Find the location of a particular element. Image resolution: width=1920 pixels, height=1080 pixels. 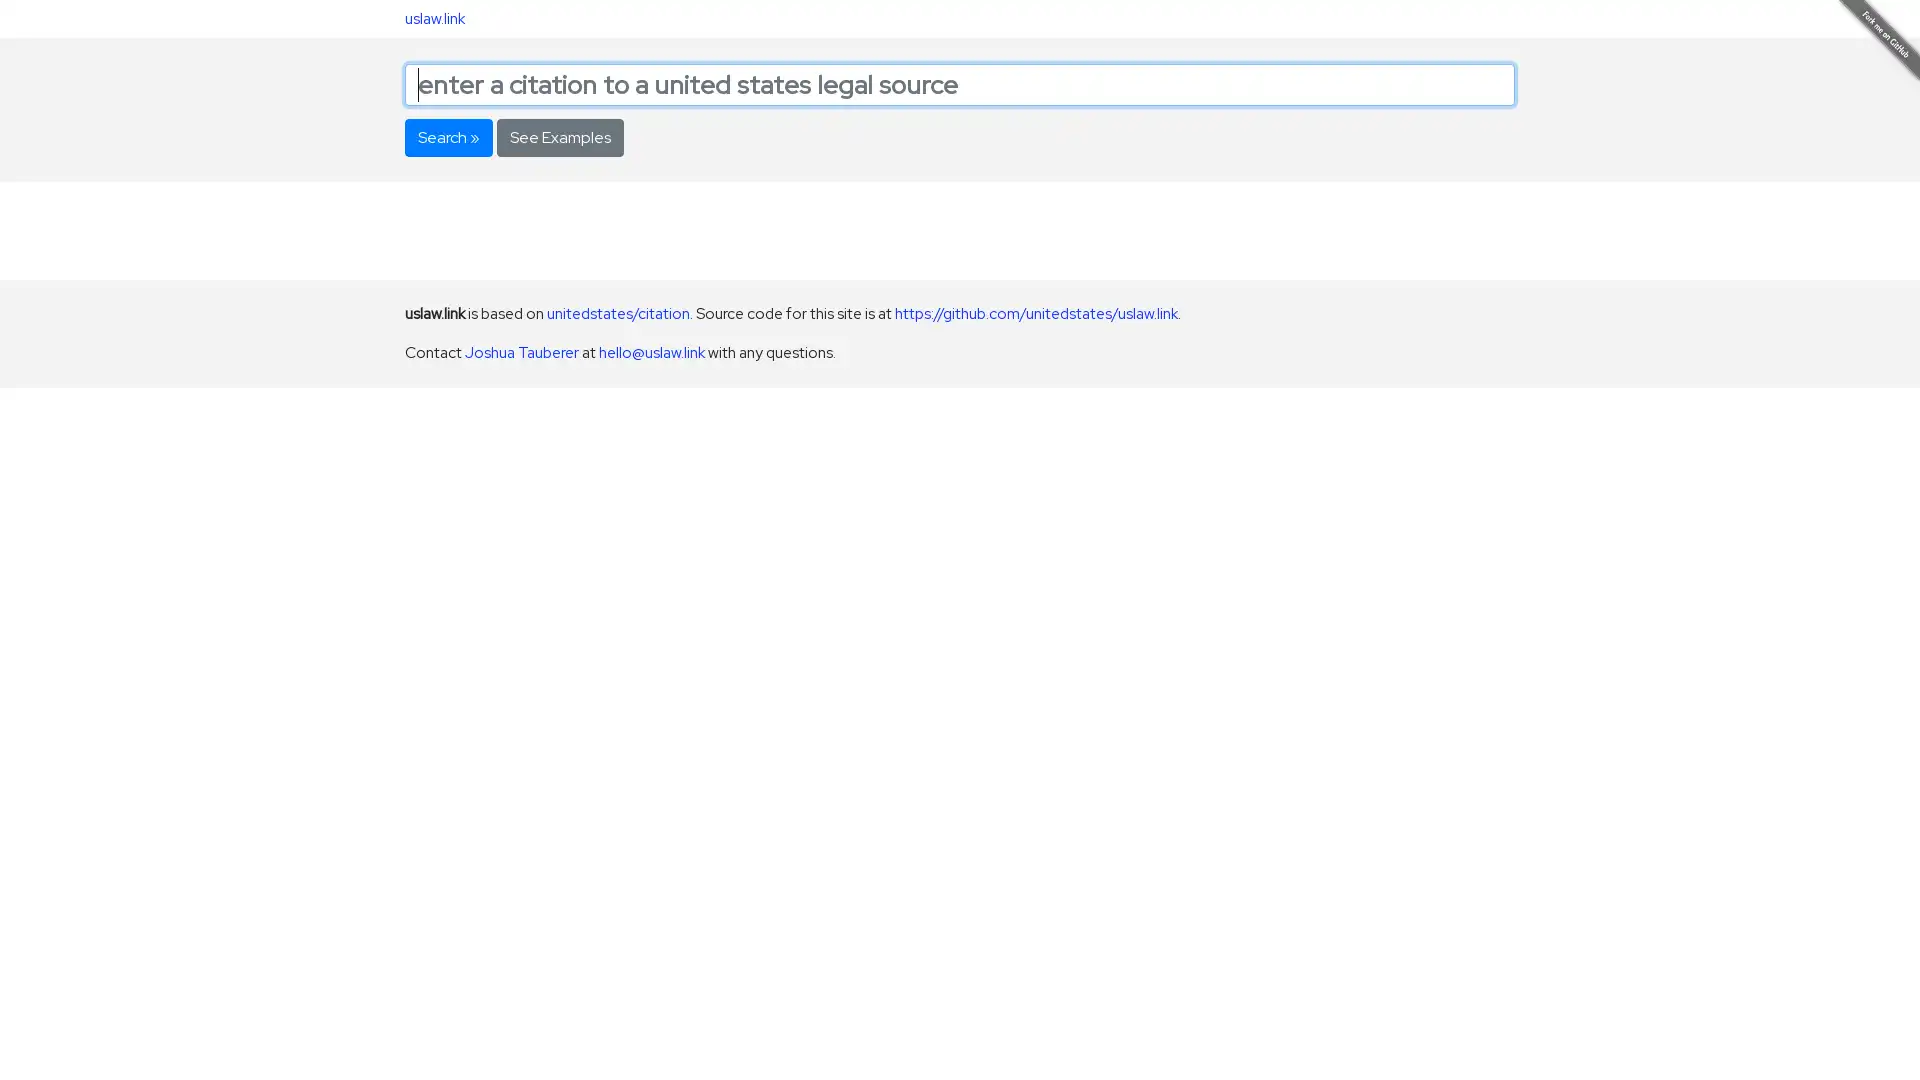

See Examples is located at coordinates (560, 136).